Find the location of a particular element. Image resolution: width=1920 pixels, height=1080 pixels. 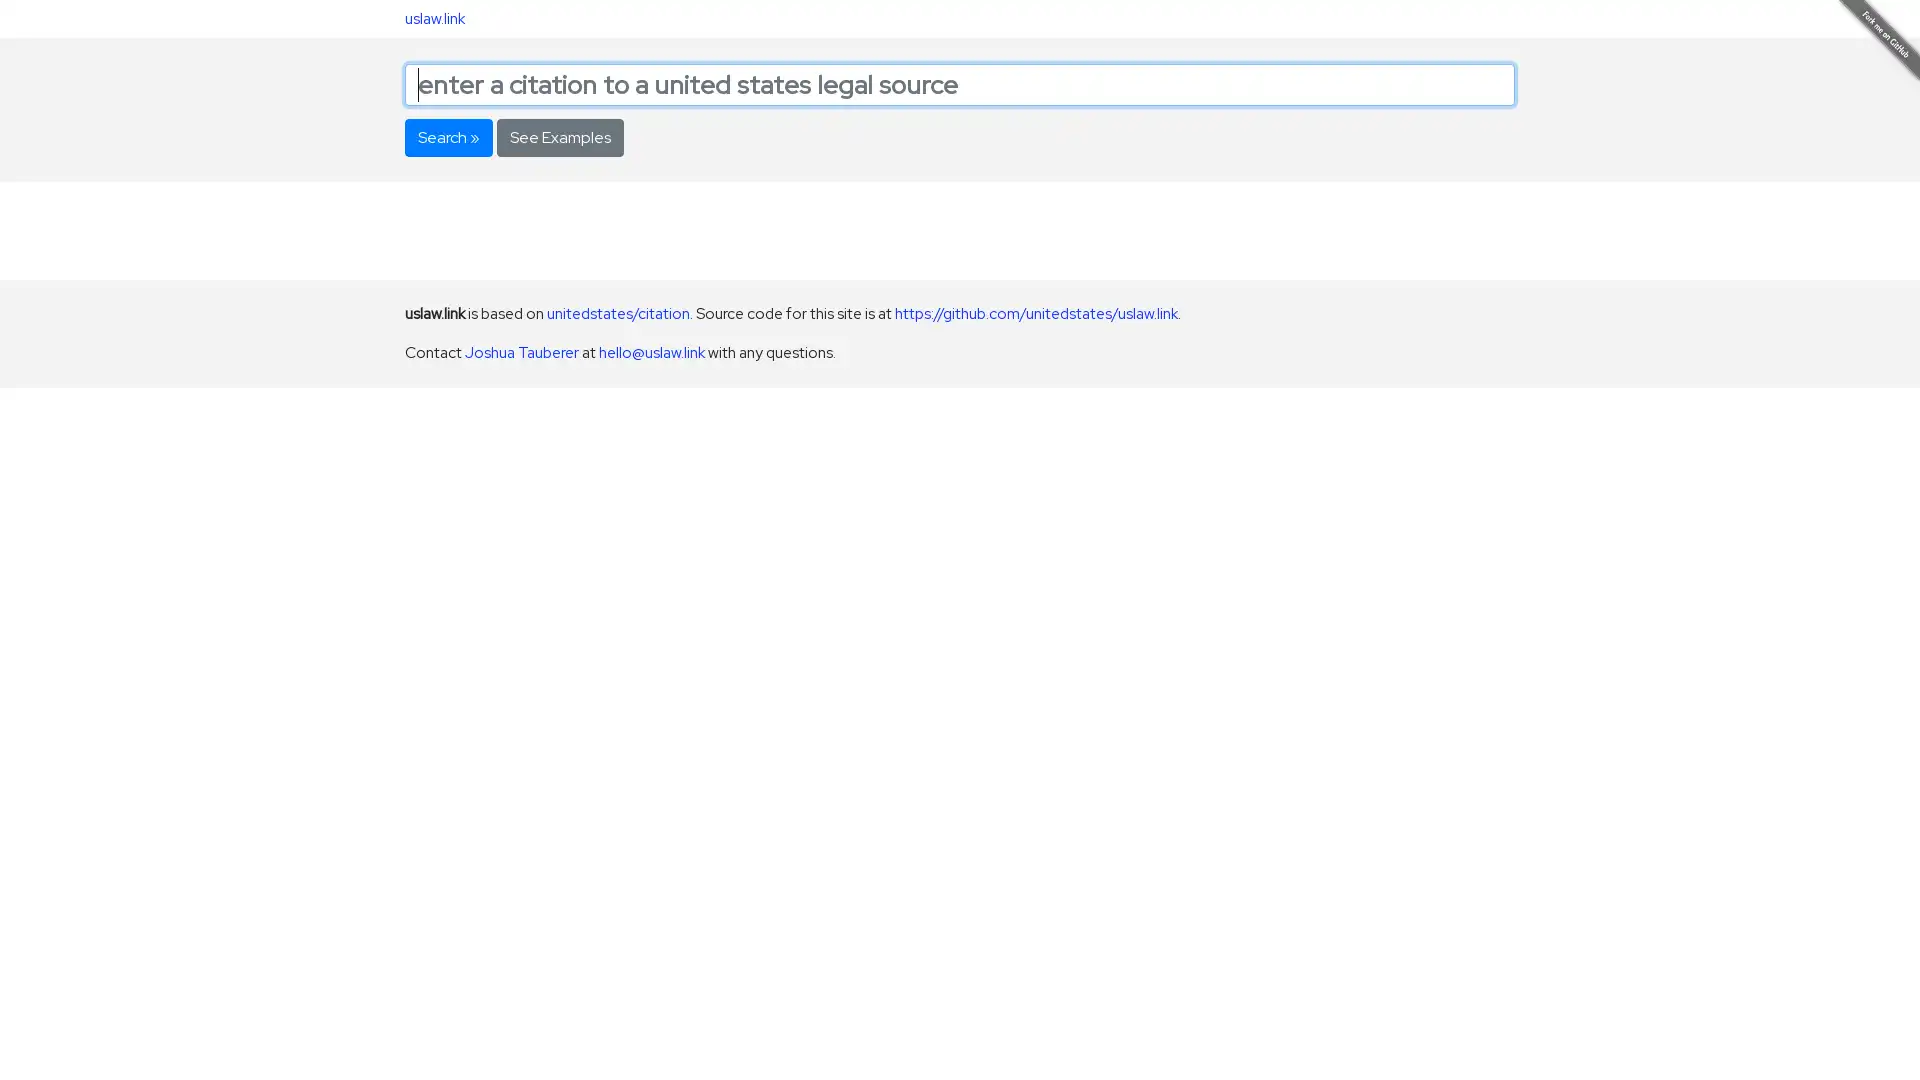

See Examples is located at coordinates (560, 136).